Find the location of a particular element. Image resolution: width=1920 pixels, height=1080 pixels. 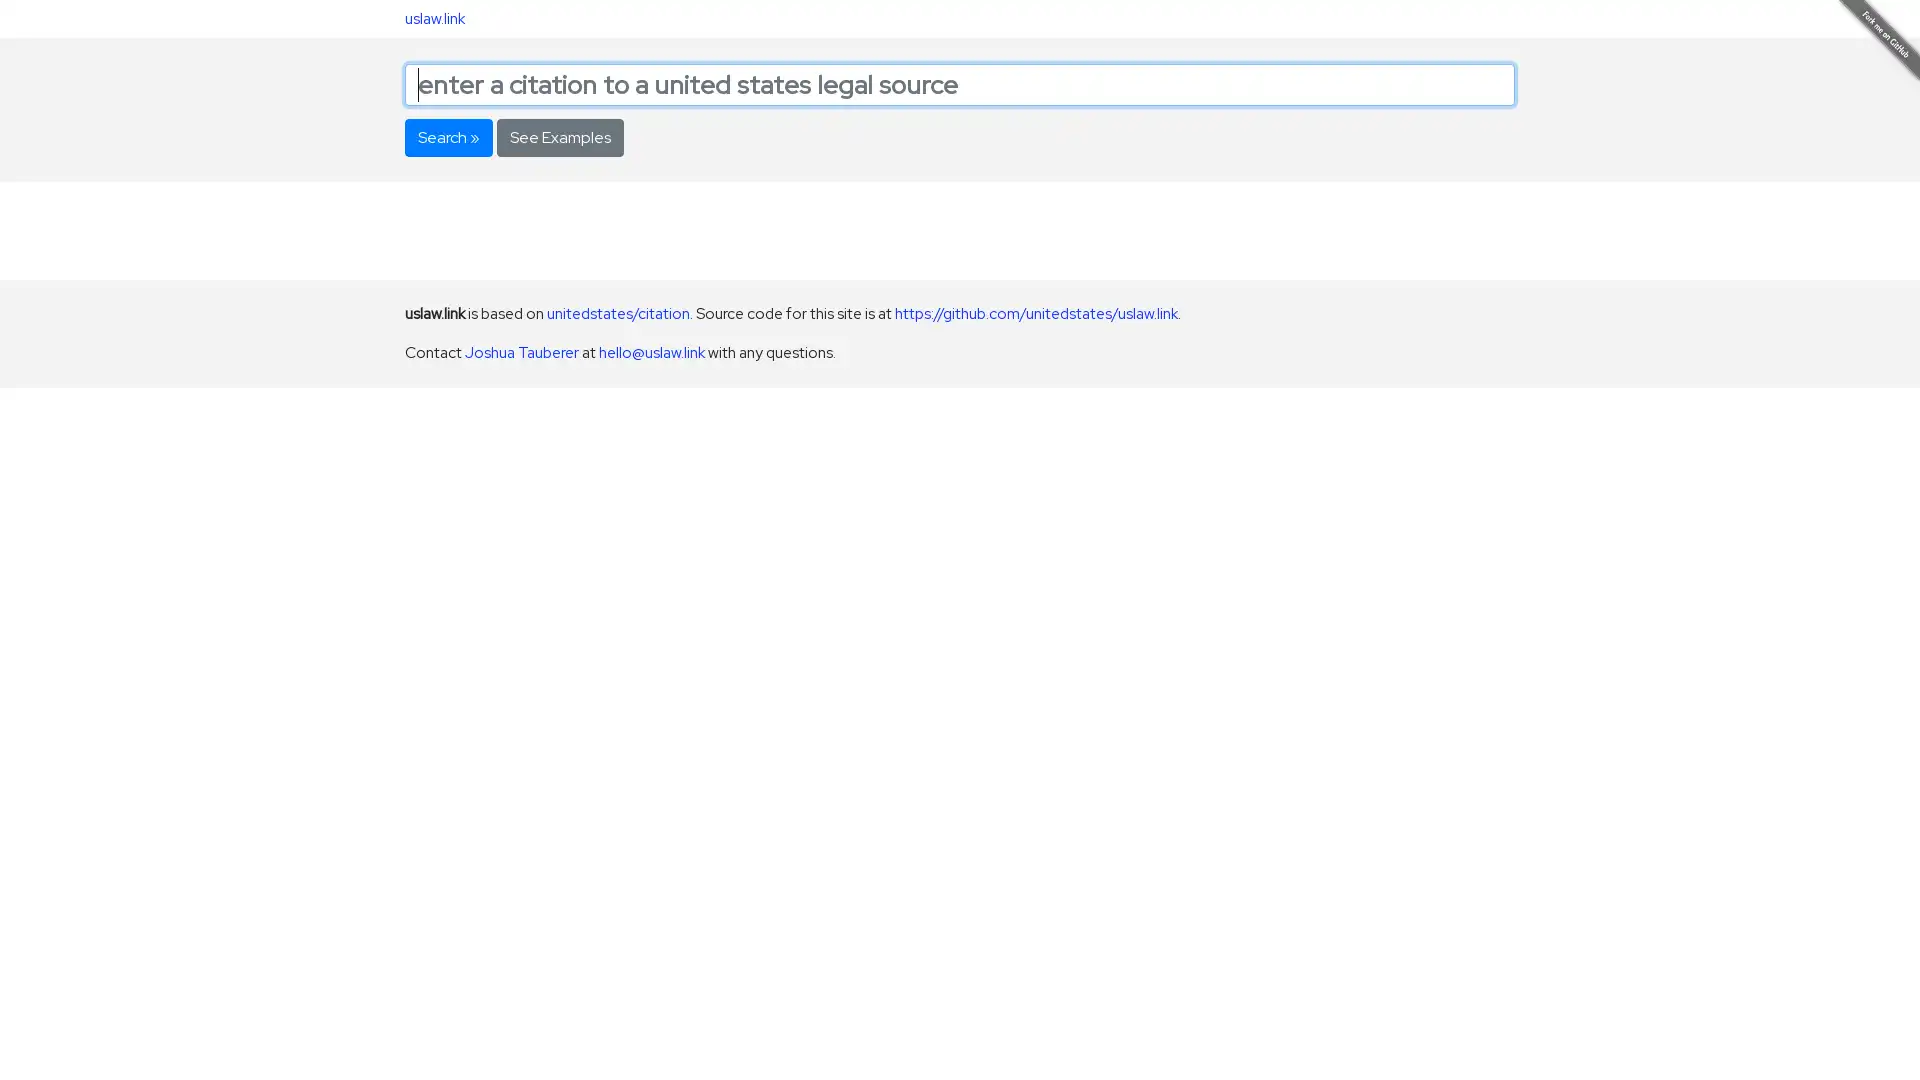

See Examples is located at coordinates (560, 136).